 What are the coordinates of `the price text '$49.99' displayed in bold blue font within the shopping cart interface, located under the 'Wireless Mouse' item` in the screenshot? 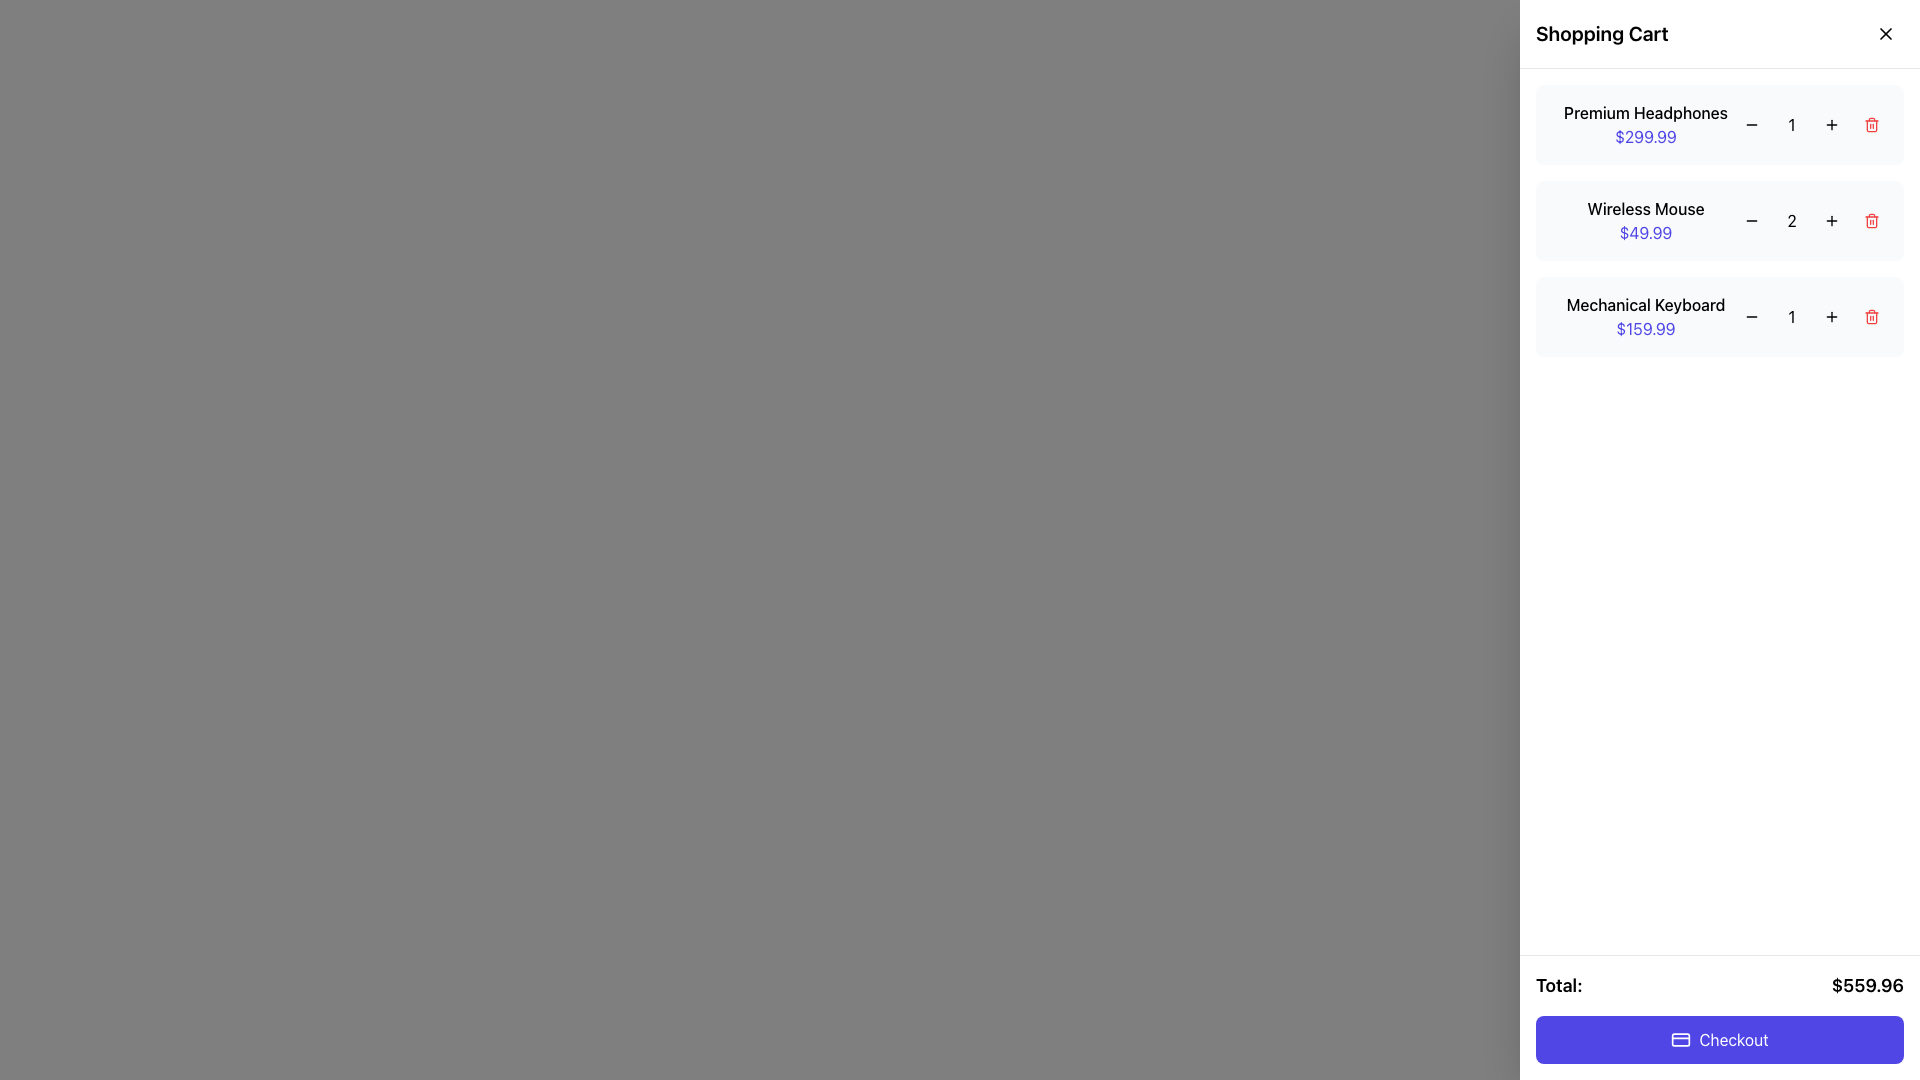 It's located at (1646, 231).